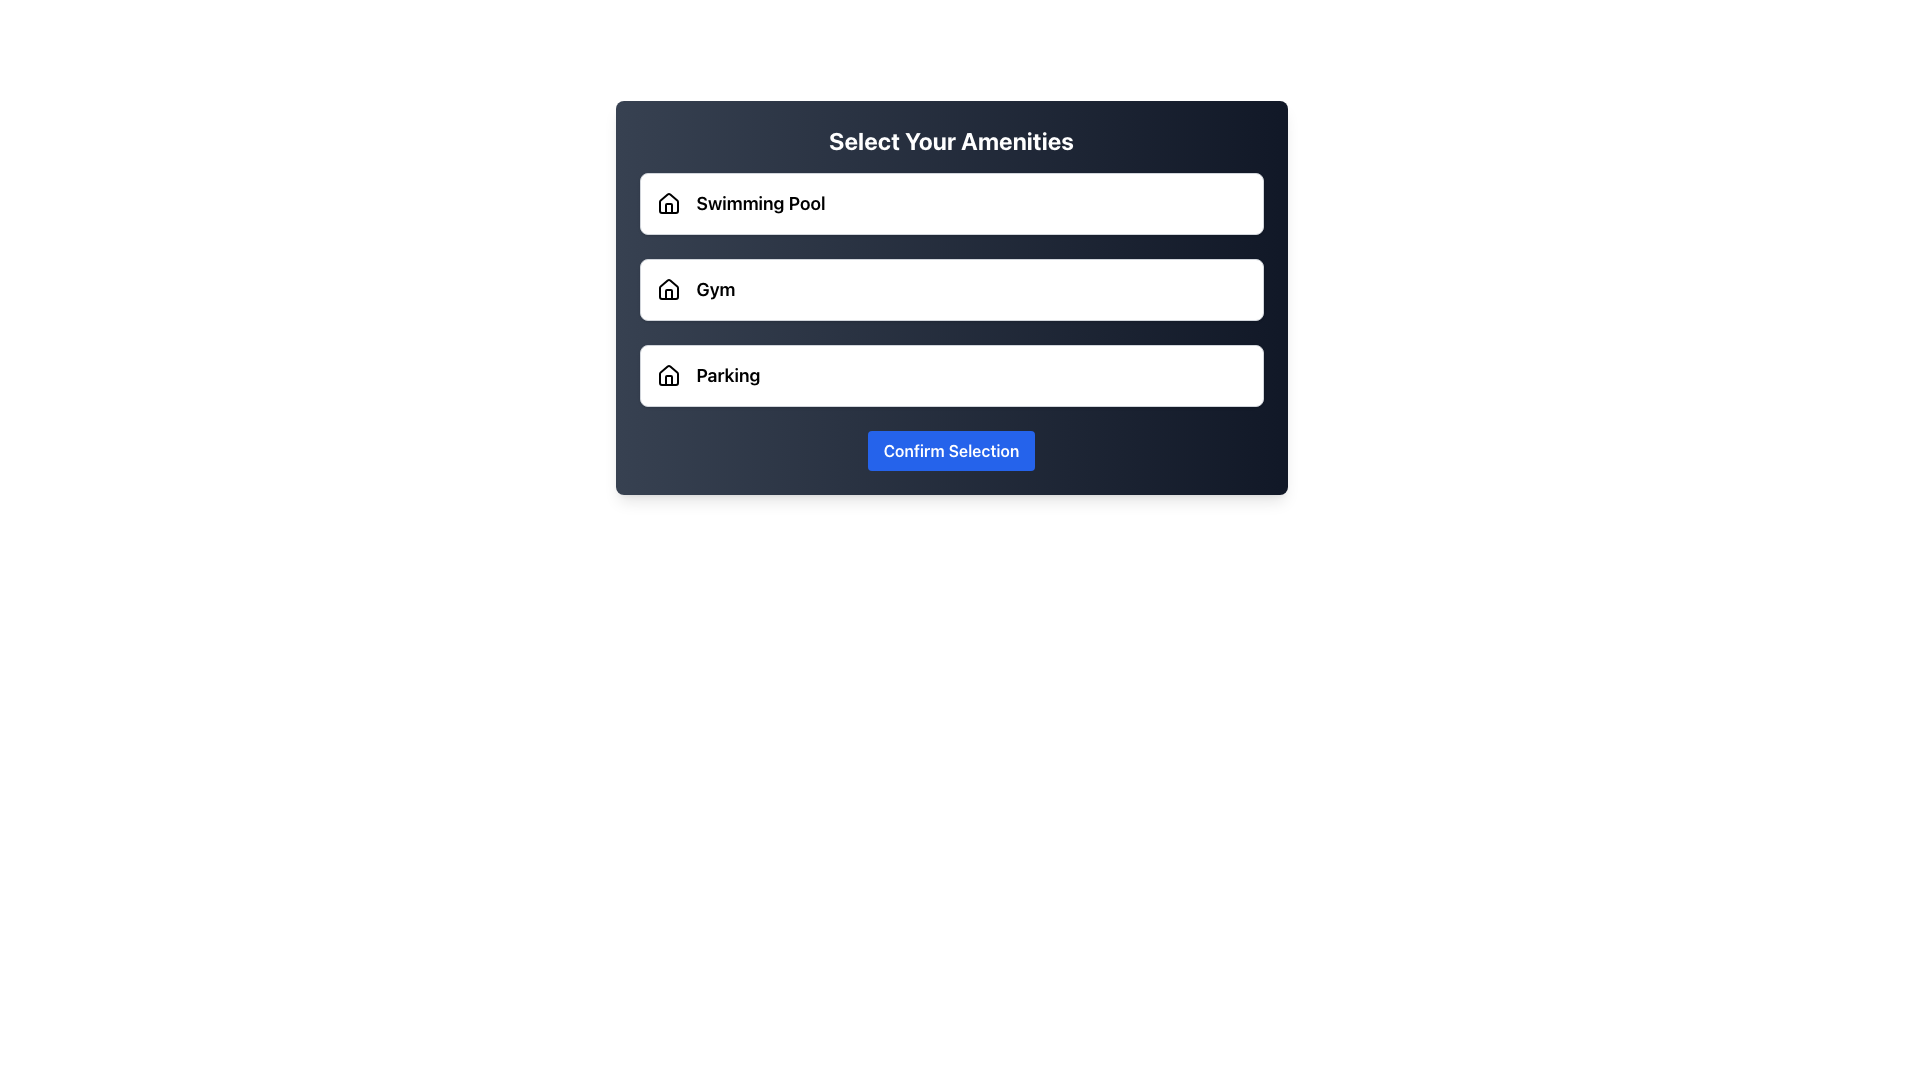 The image size is (1920, 1080). I want to click on the selection button for 'Gym', which is the second option in the list between 'Swimming Pool' and 'Parking', so click(950, 297).